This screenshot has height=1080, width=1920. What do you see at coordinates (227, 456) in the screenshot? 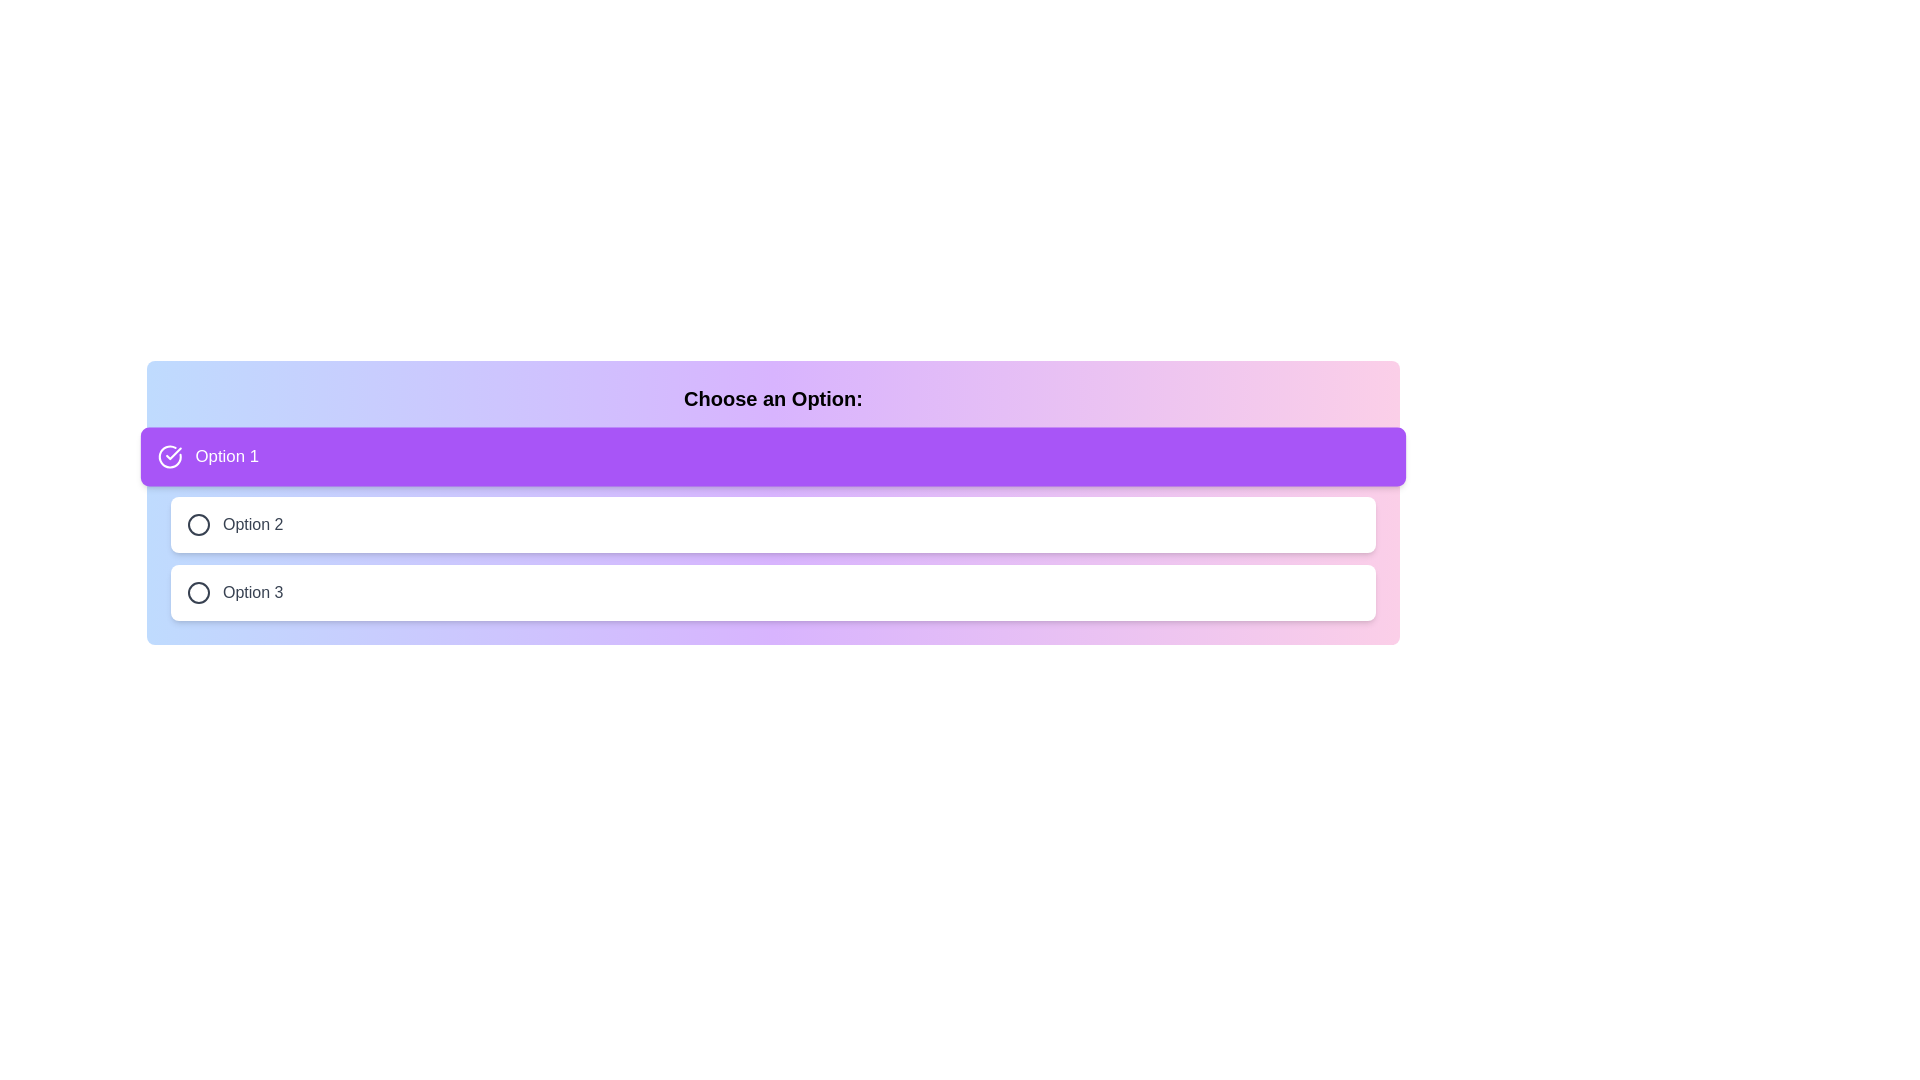
I see `the text label displaying 'Option 1', which is styled in white text on a purple background and is part of the first selectable option in a group of options` at bounding box center [227, 456].